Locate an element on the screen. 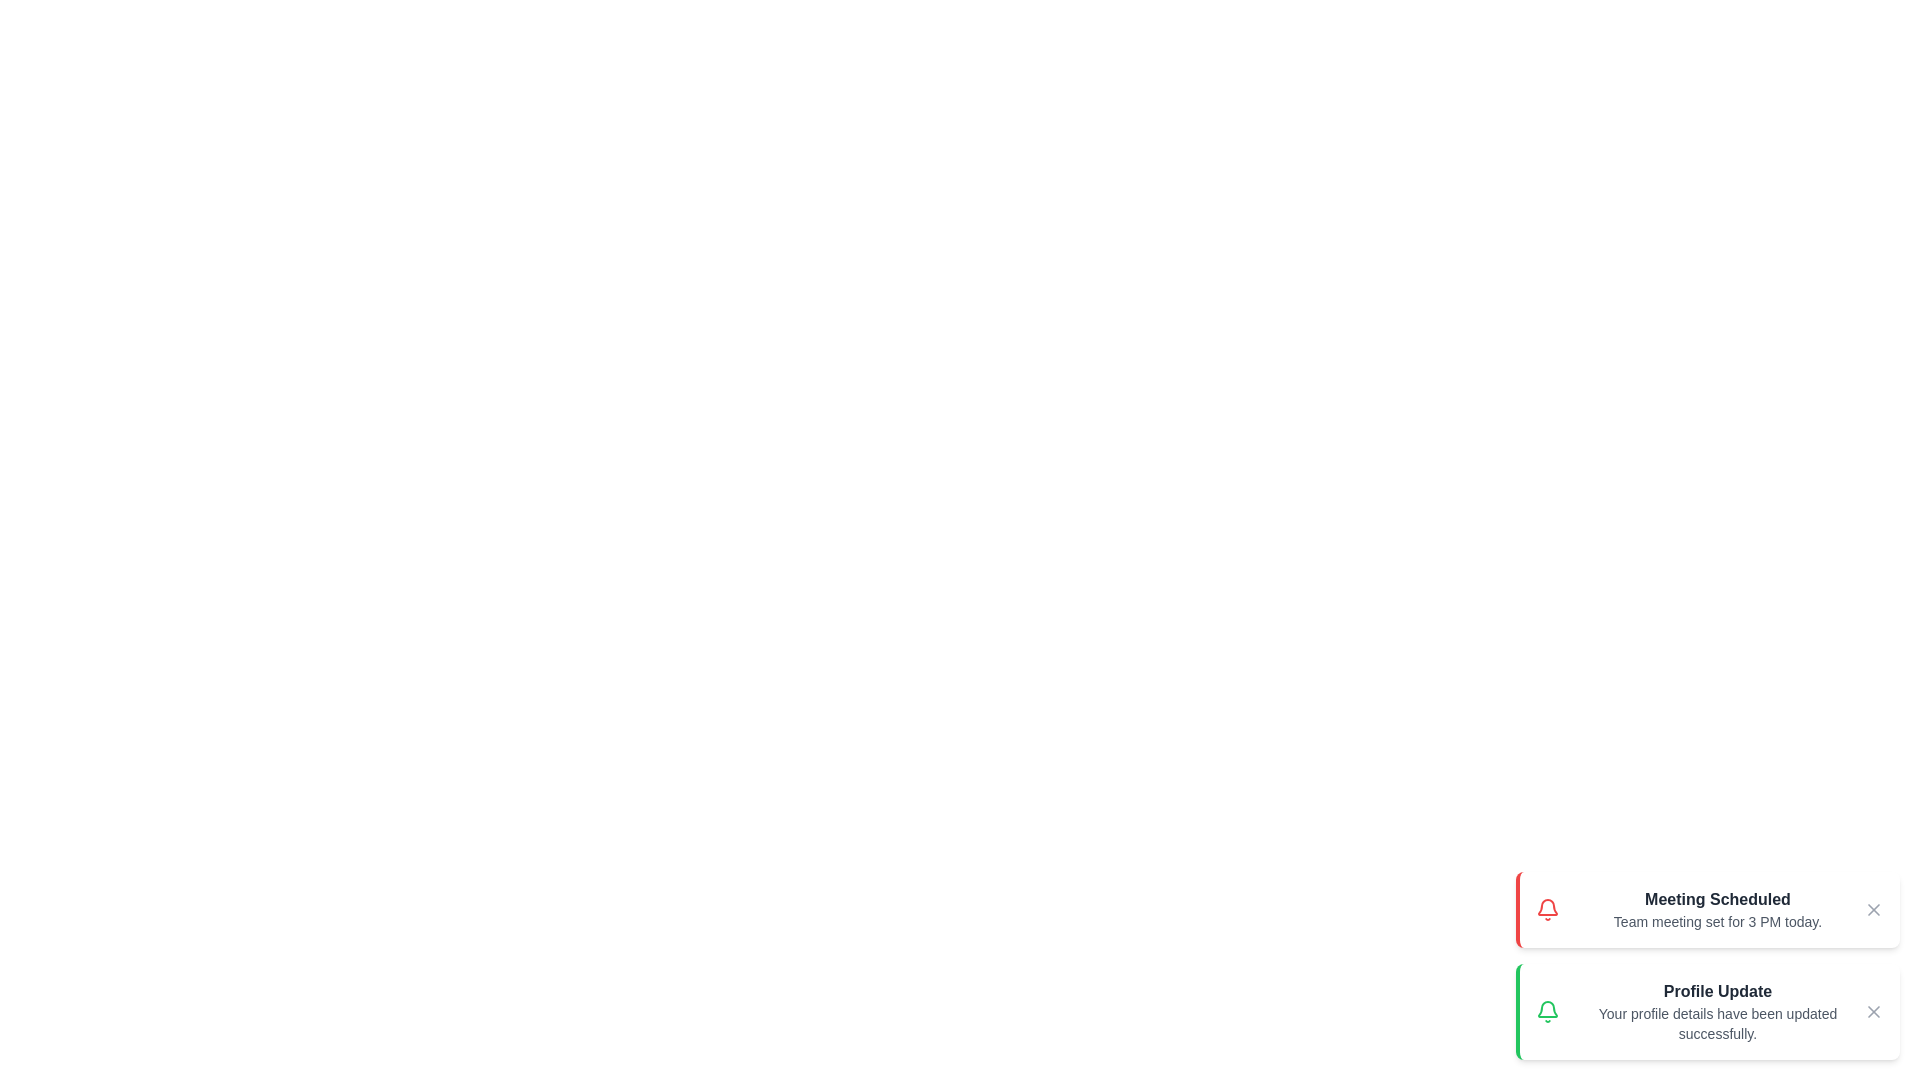 This screenshot has width=1920, height=1080. the close button of the notification to dismiss it is located at coordinates (1872, 910).